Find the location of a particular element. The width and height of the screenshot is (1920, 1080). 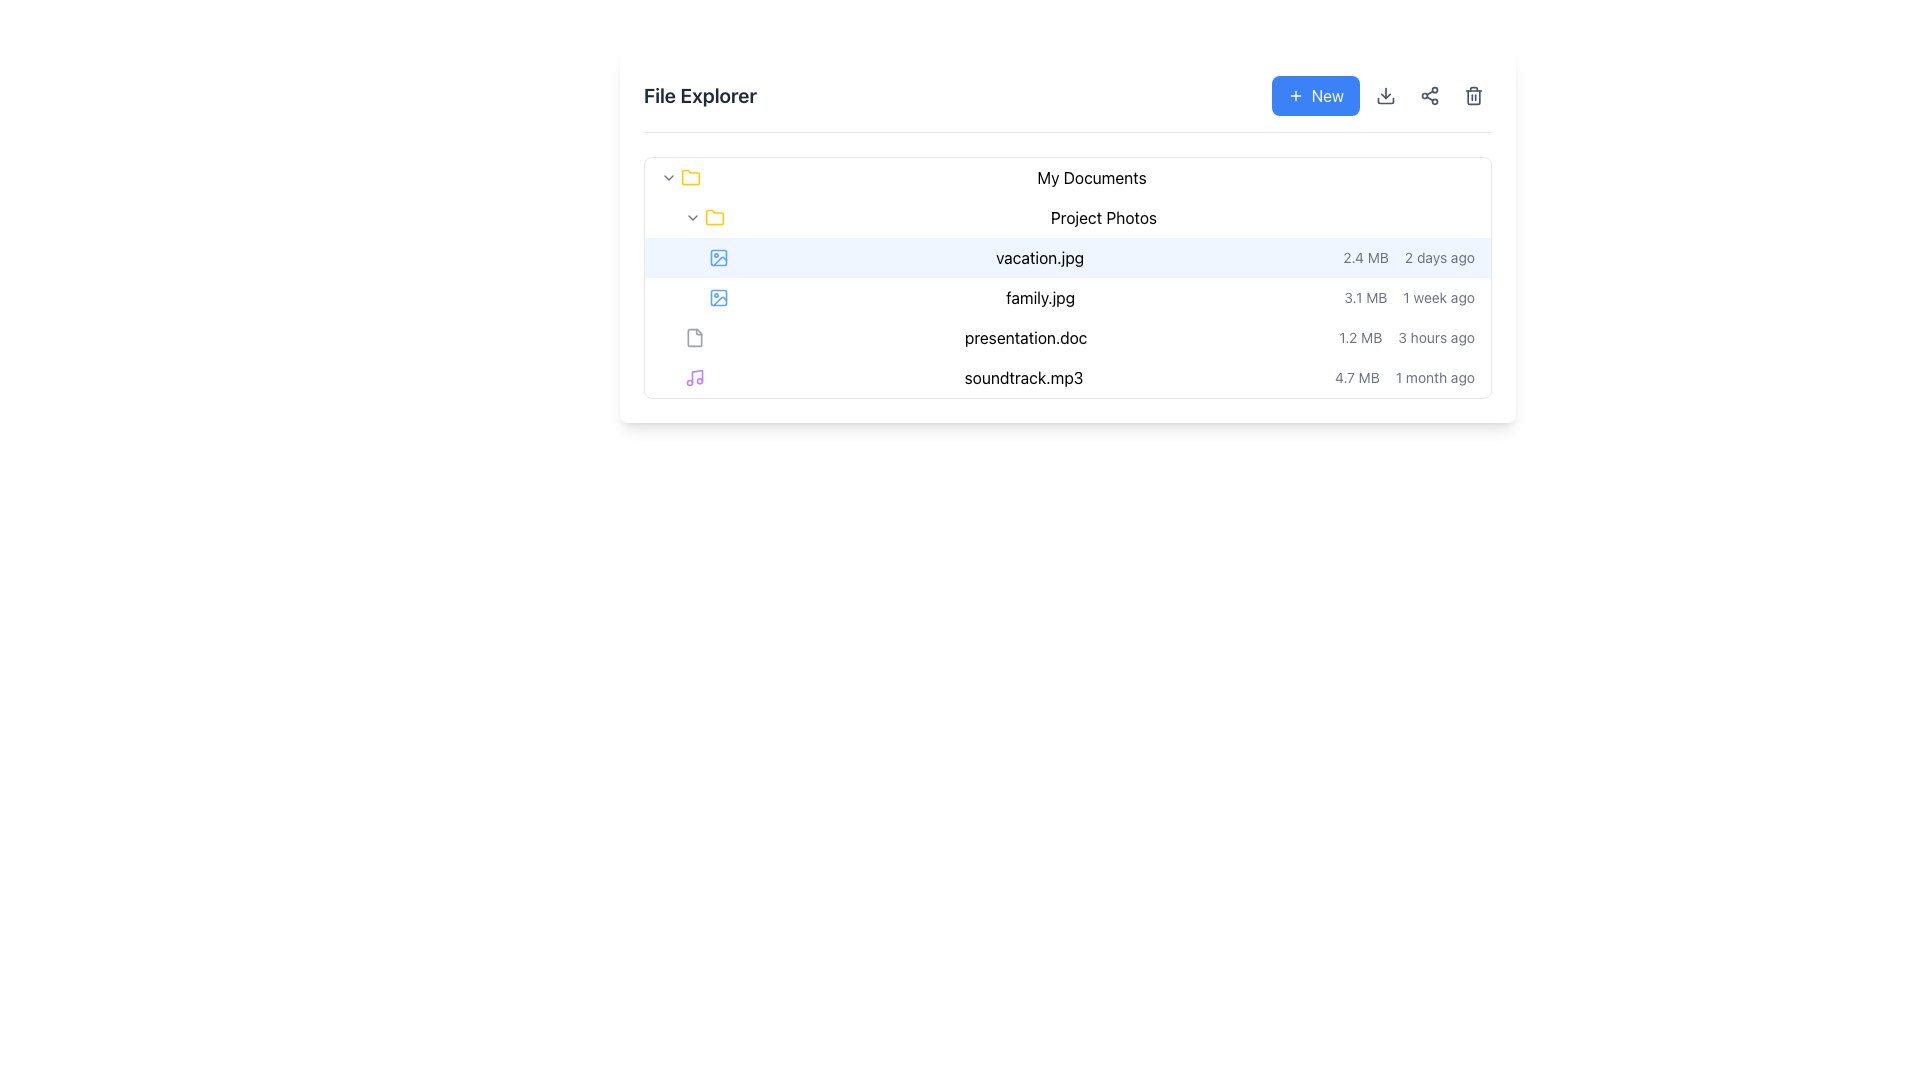

the row representing the file 'family.jpg' in the 'Project Photos' section of the file explorer is located at coordinates (1067, 297).